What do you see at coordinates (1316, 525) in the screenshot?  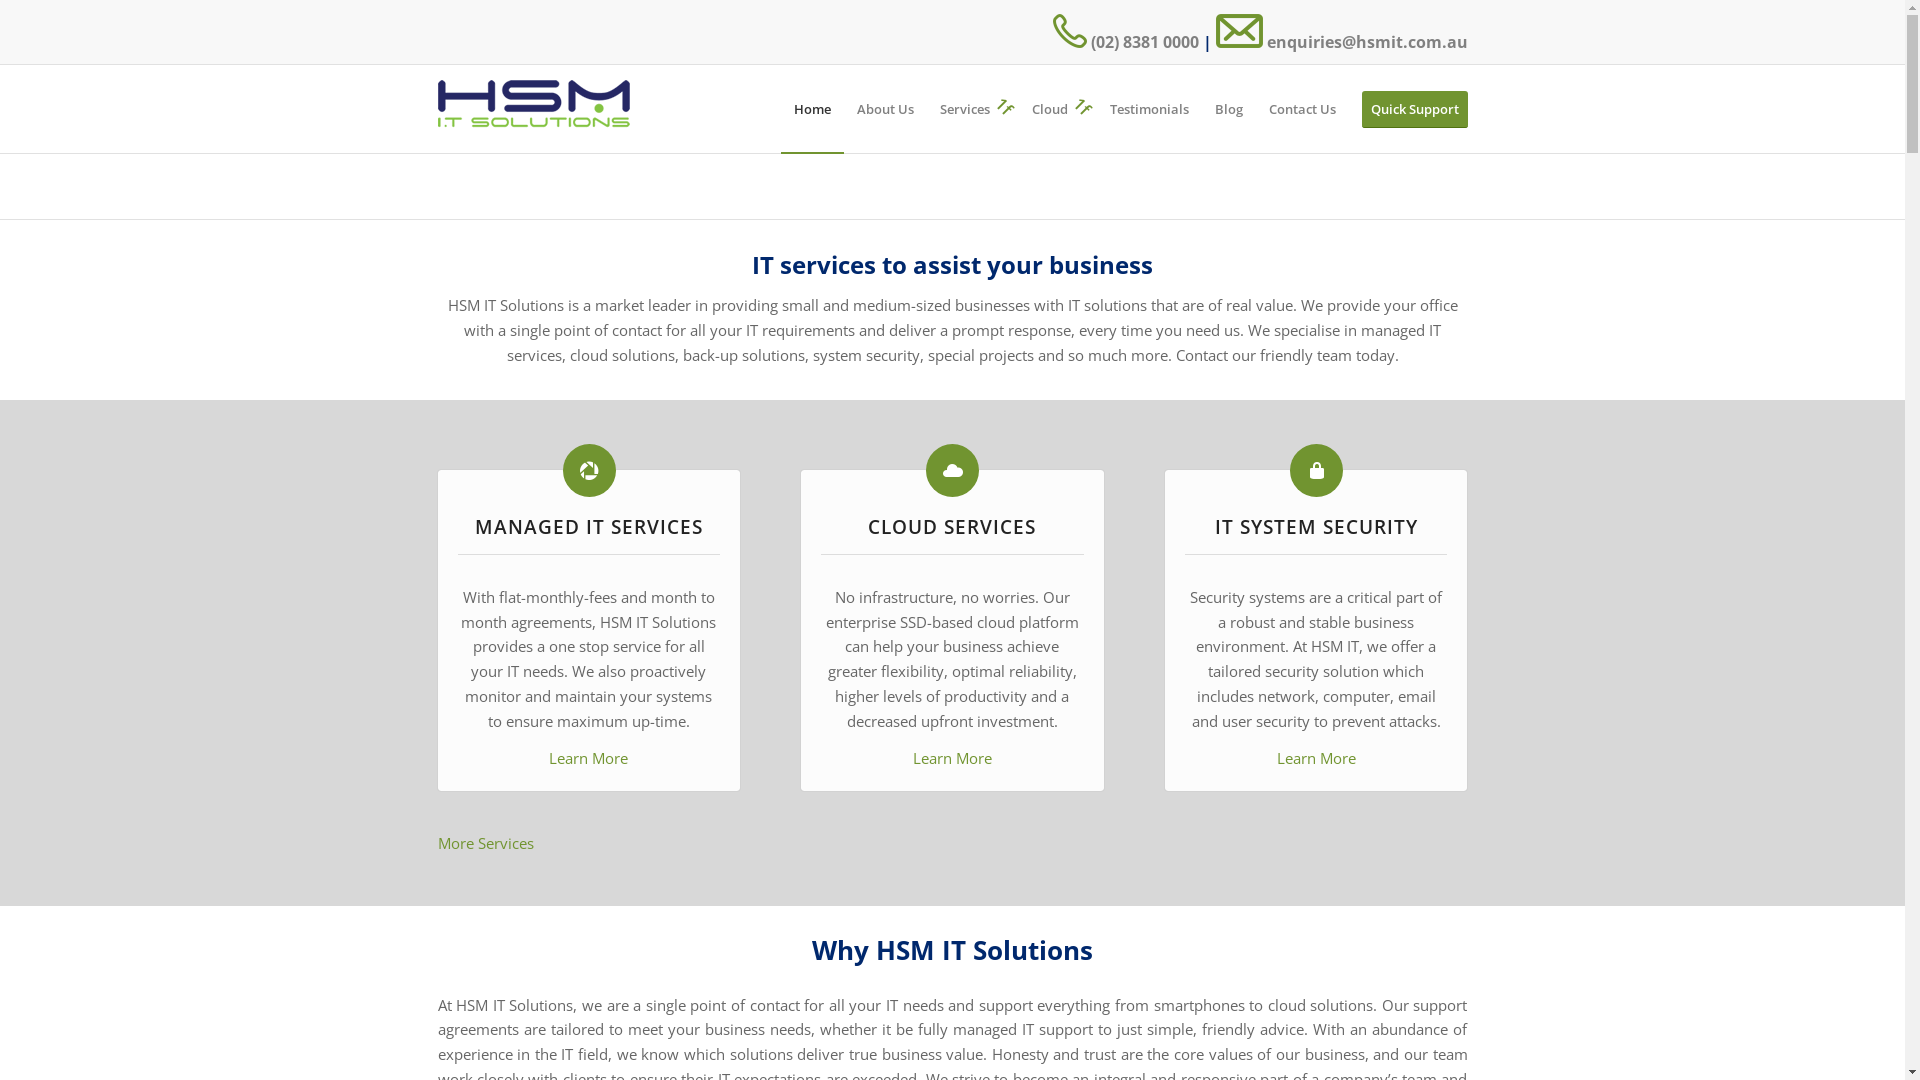 I see `'IT SYSTEM SECURITY'` at bounding box center [1316, 525].